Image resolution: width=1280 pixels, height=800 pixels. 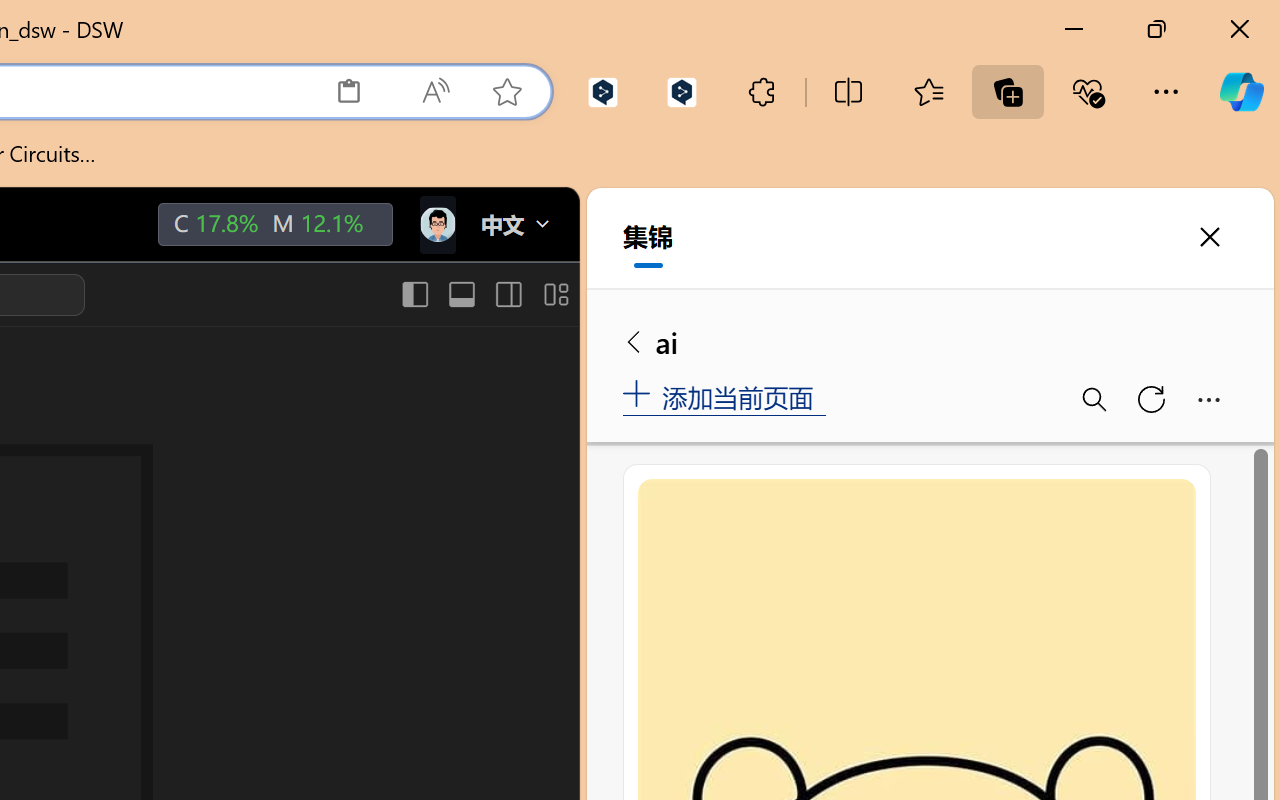 What do you see at coordinates (506, 294) in the screenshot?
I see `'Toggle Secondary Side Bar (Ctrl+Alt+B)'` at bounding box center [506, 294].